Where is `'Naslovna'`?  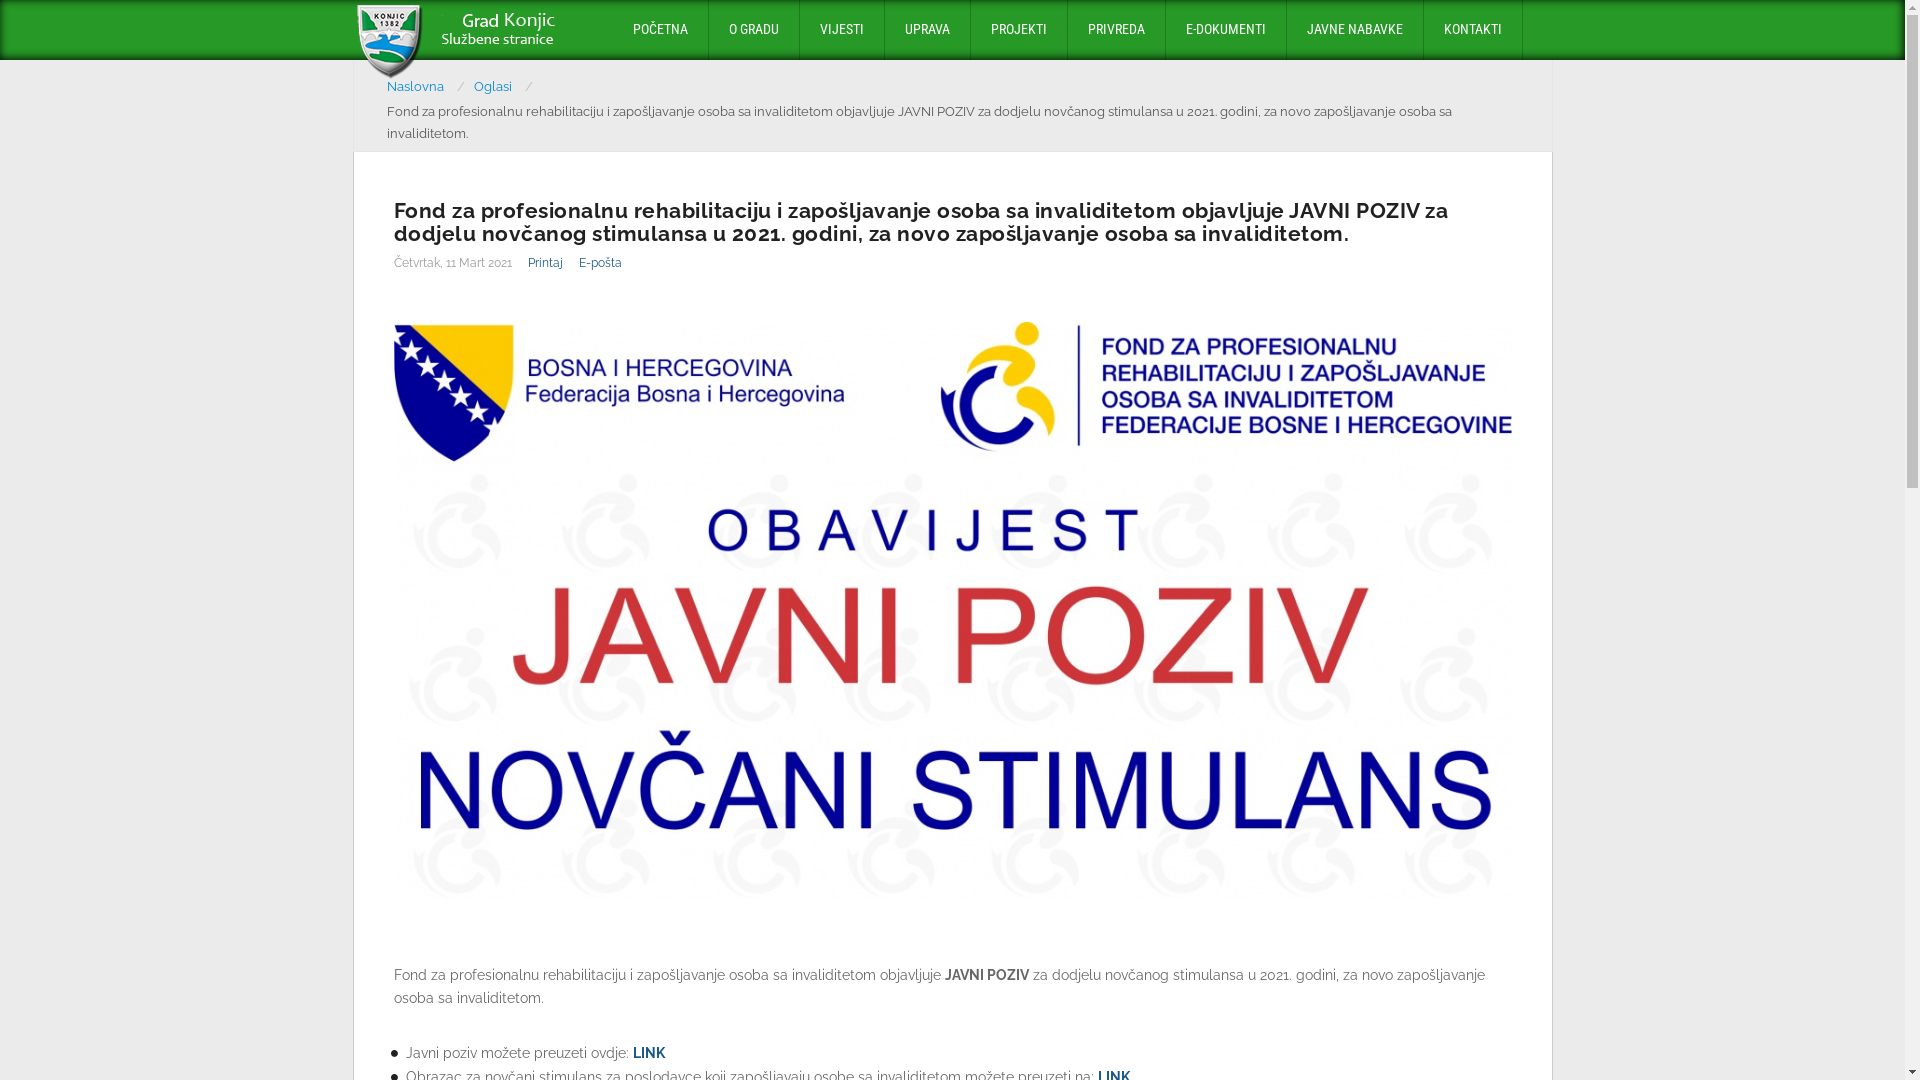
'Naslovna' is located at coordinates (387, 86).